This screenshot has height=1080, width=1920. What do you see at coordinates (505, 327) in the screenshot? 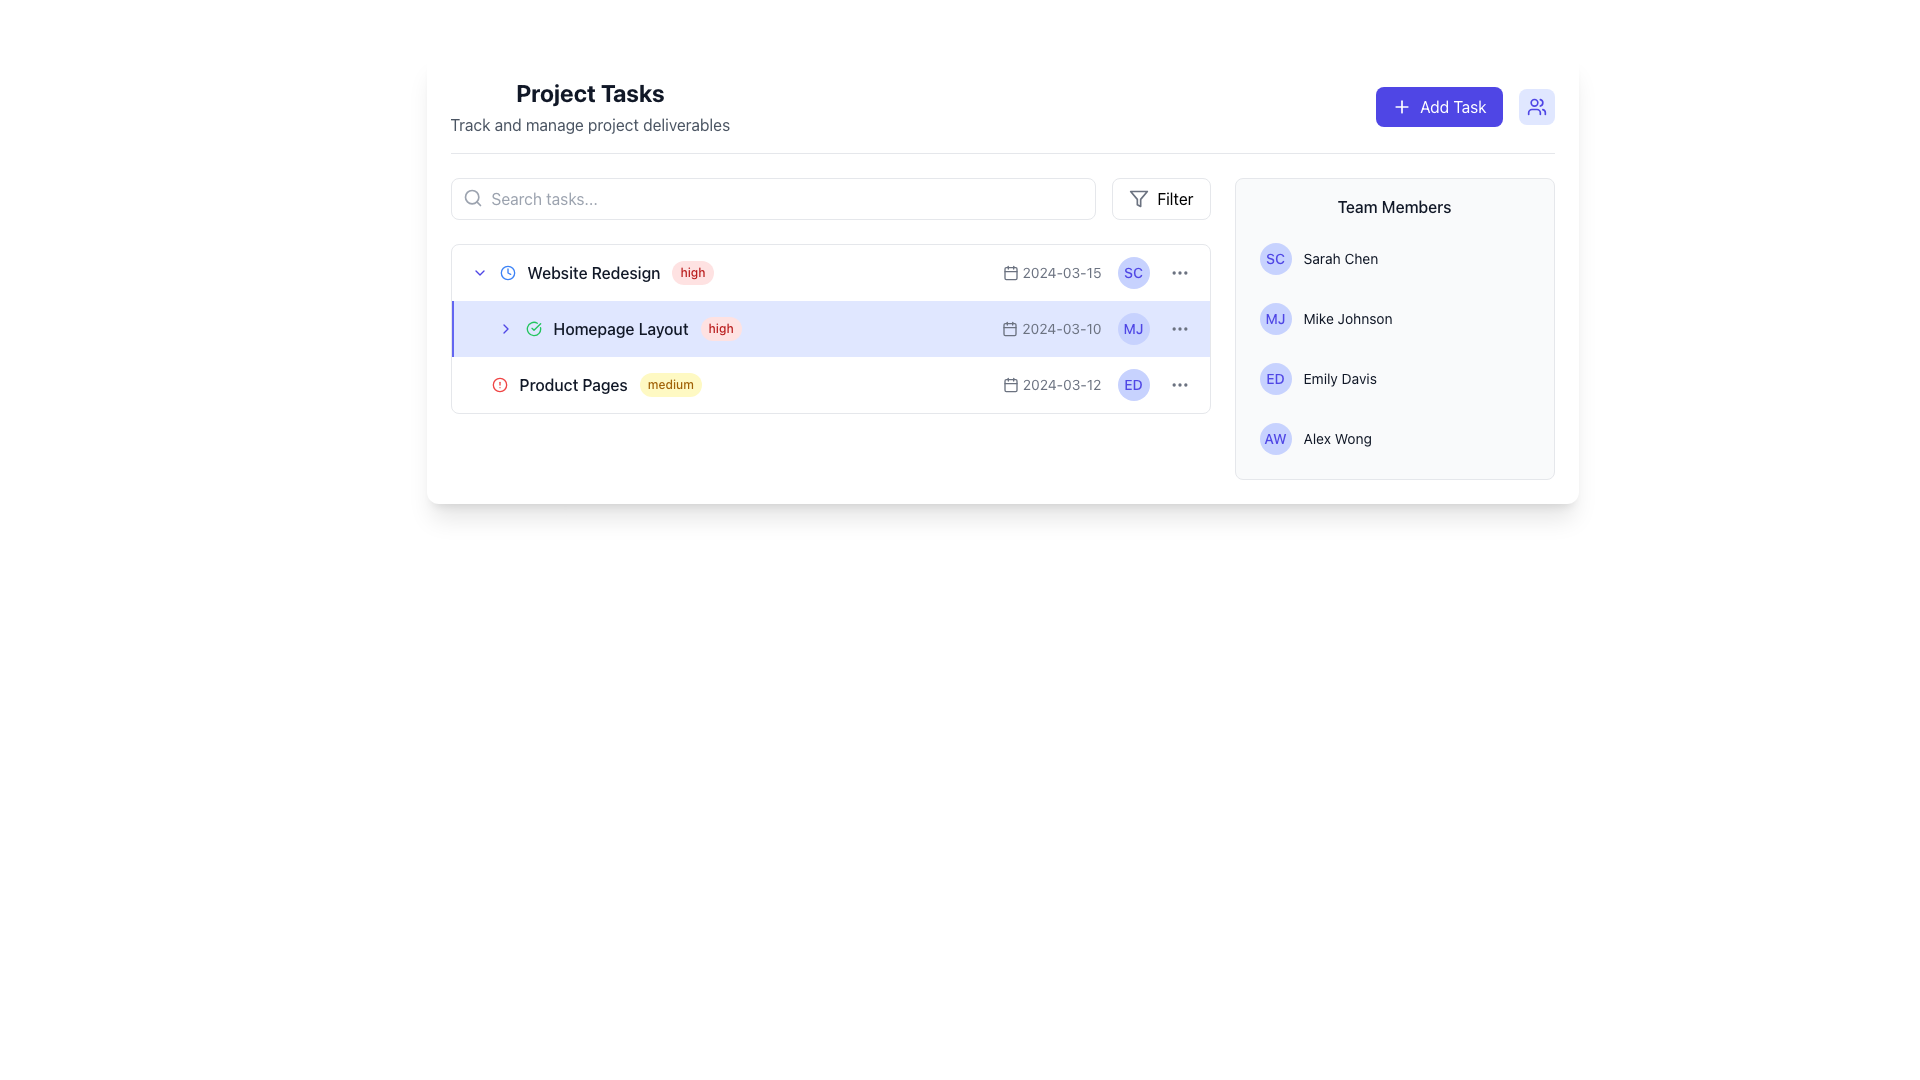
I see `the chevron icon located on the right edge of the highlighted blue row labeled 'Homepage Layout' in the 'Project Tasks' section` at bounding box center [505, 327].